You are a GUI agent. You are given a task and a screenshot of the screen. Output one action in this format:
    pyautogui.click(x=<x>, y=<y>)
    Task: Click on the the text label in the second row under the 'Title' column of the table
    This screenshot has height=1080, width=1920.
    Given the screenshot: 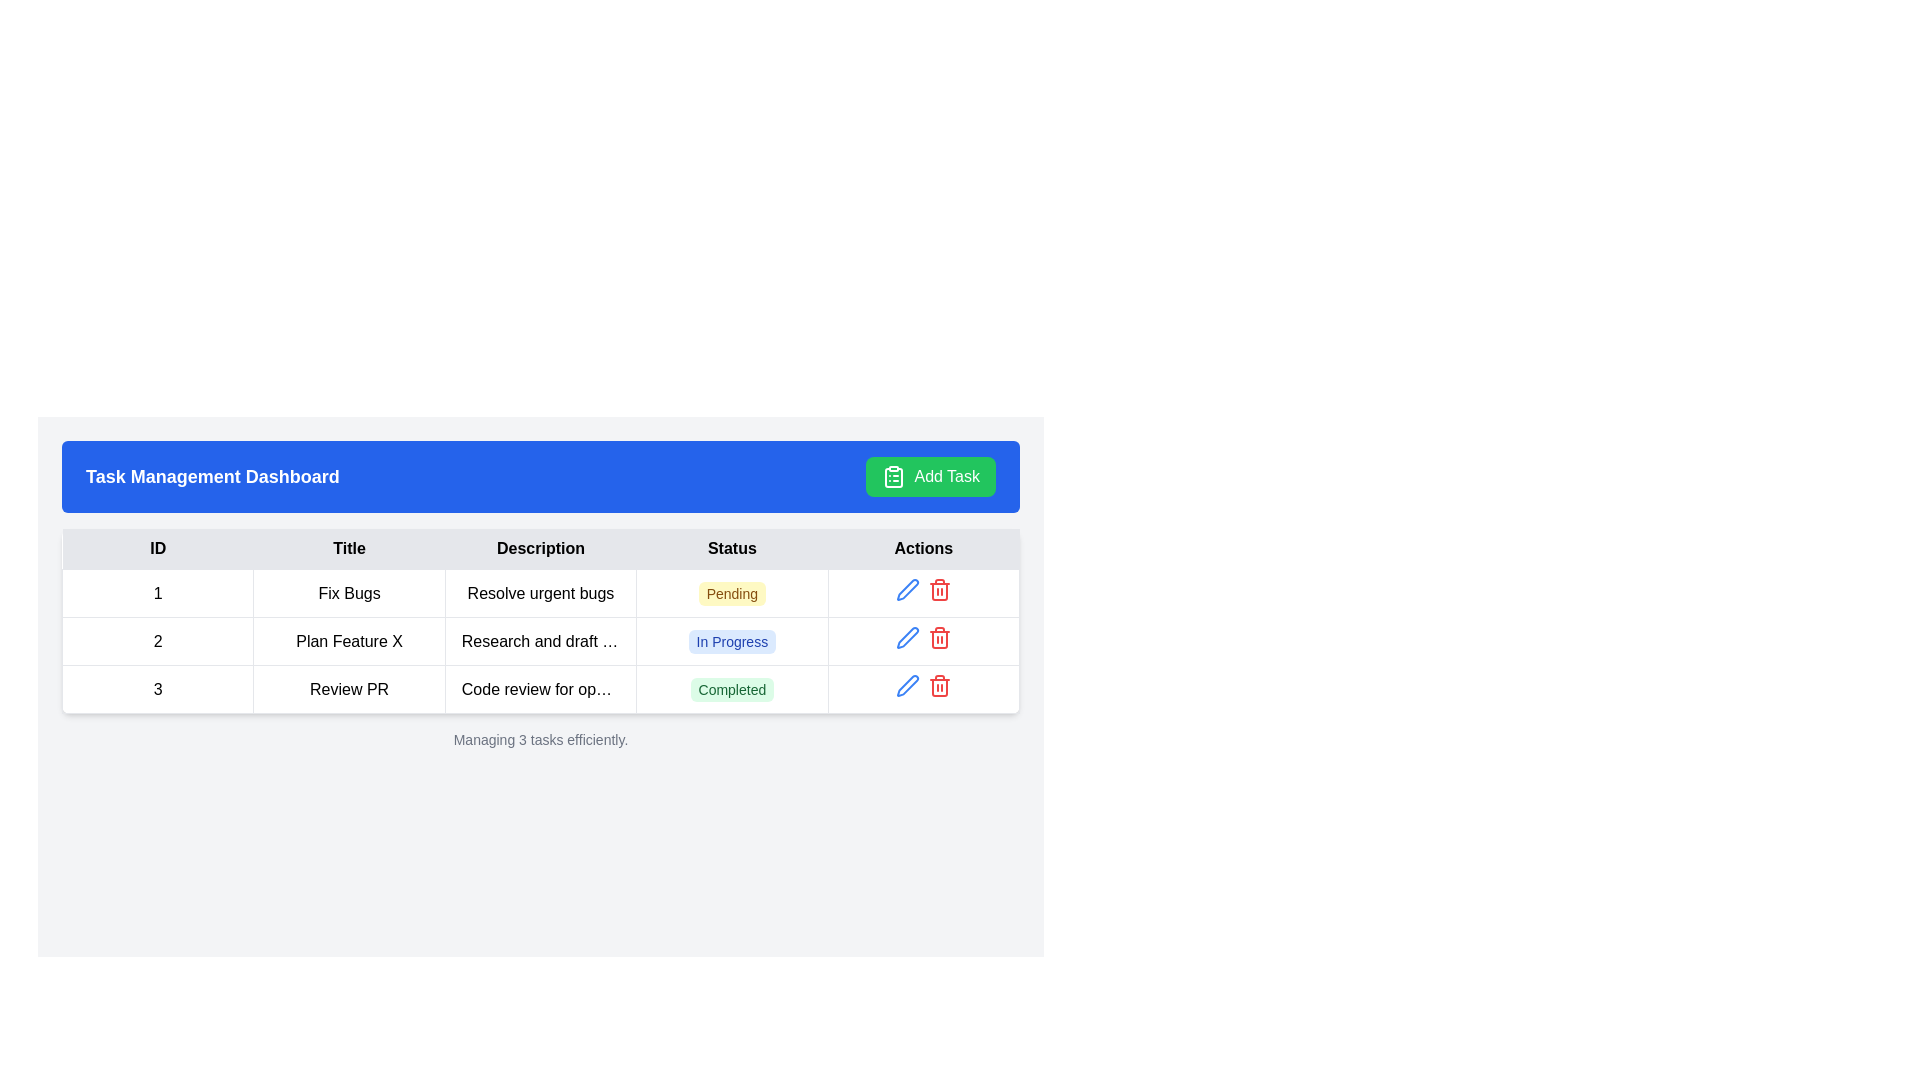 What is the action you would take?
    pyautogui.click(x=349, y=641)
    